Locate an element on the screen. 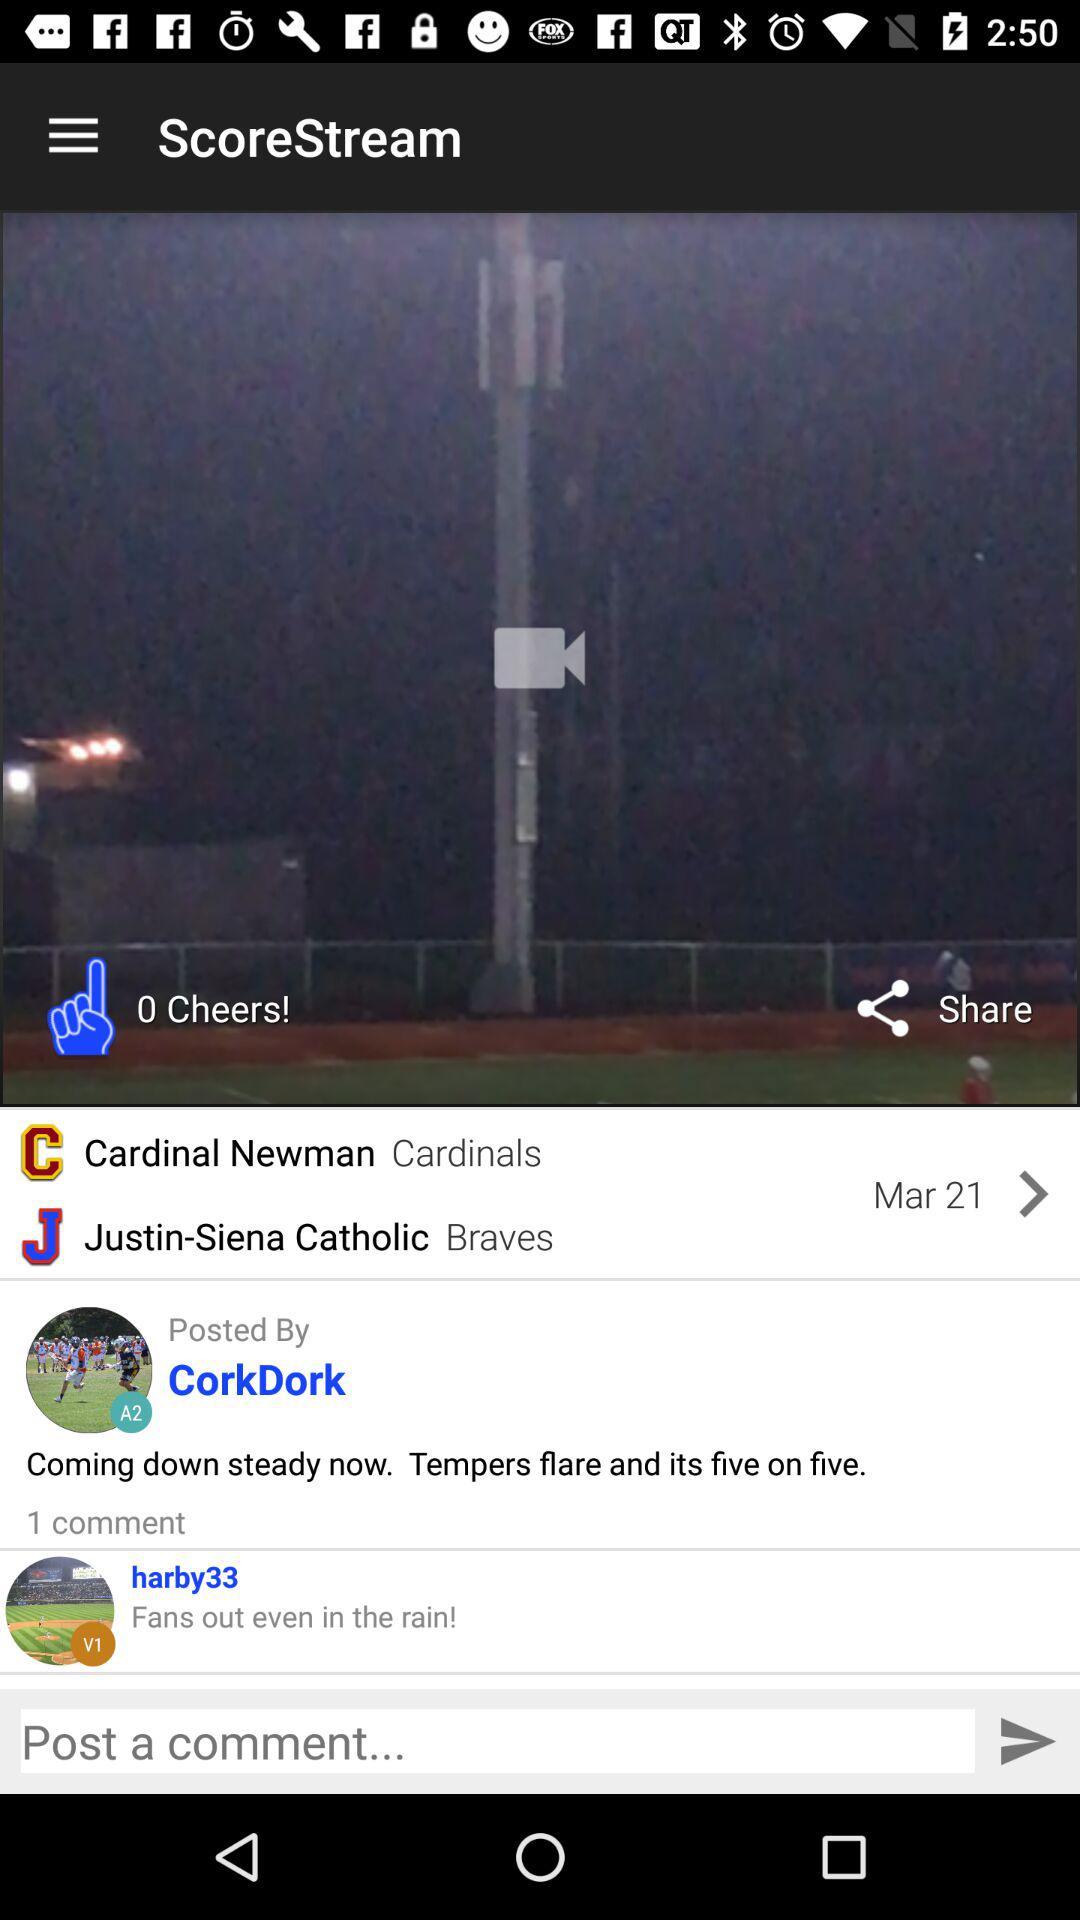 This screenshot has height=1920, width=1080. cardinals item is located at coordinates (466, 1152).